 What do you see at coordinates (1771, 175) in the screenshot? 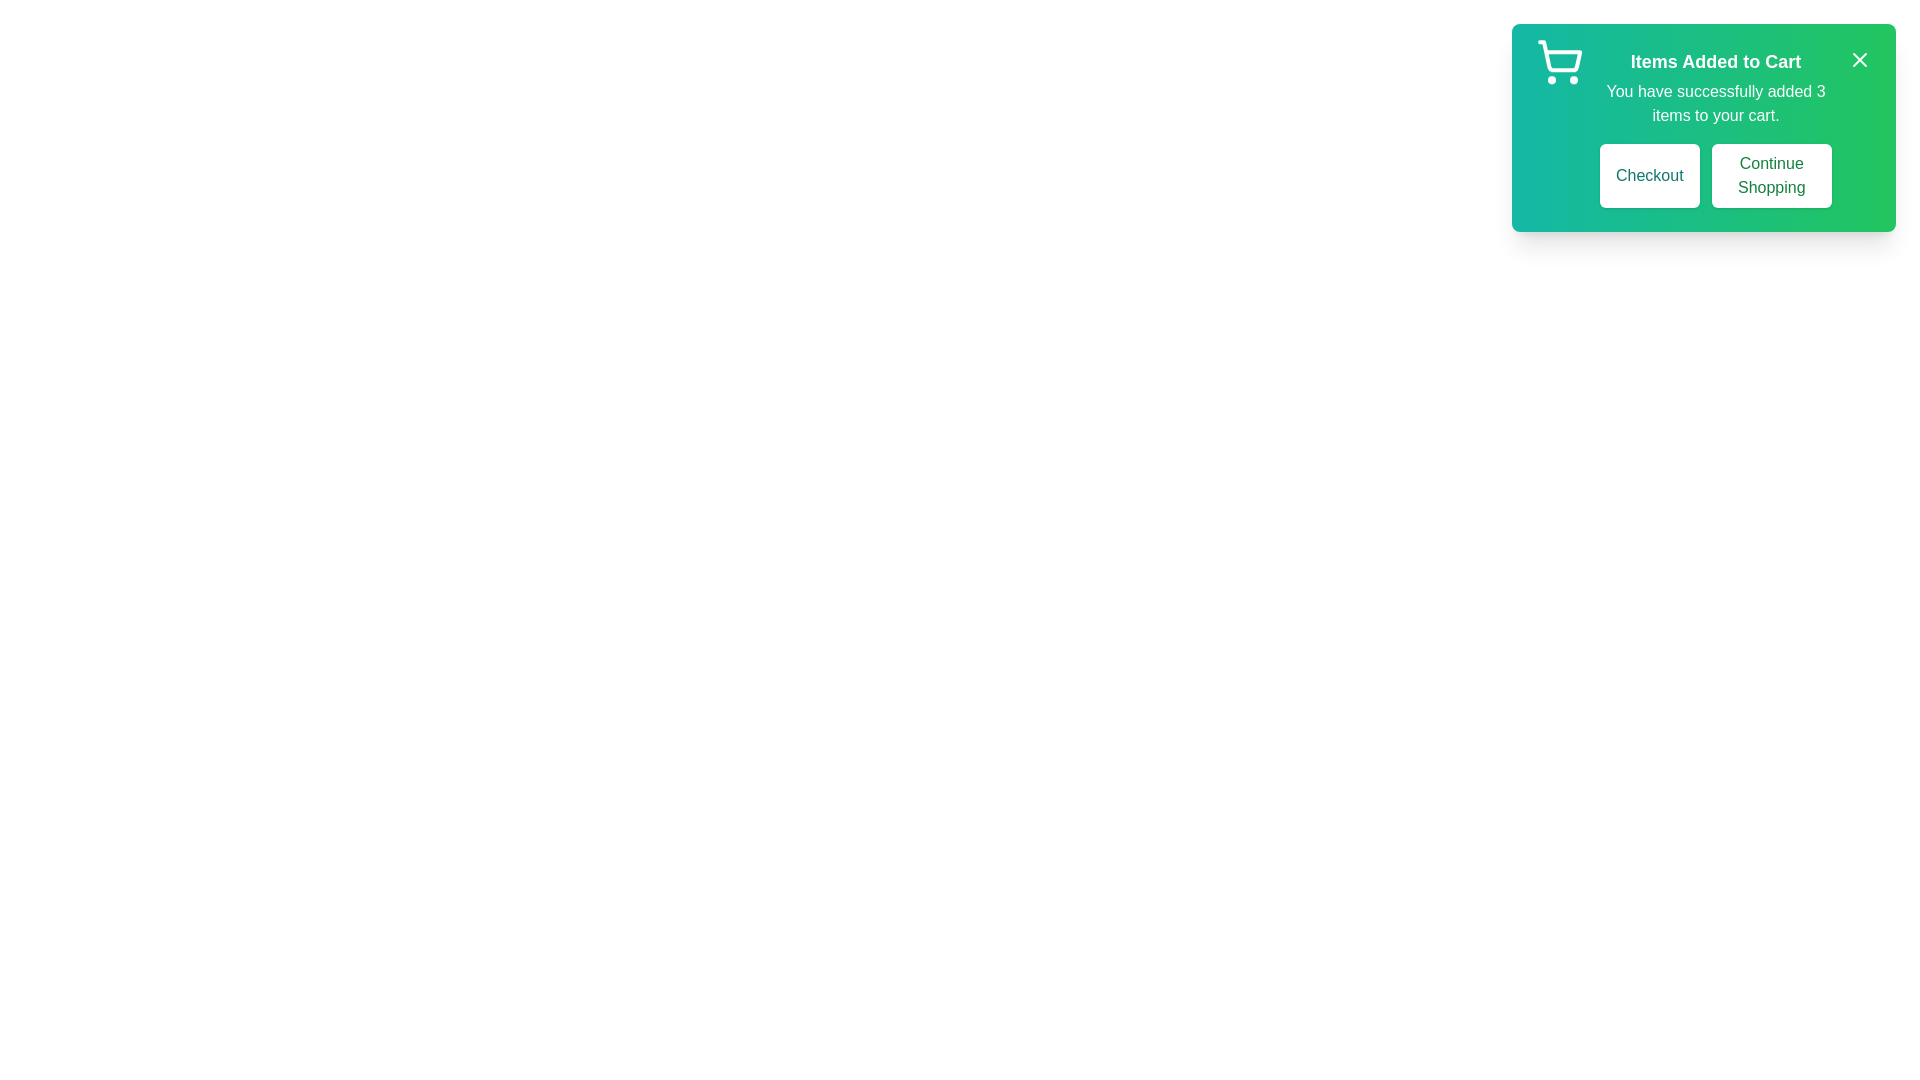
I see `the 'Continue Shopping' button` at bounding box center [1771, 175].